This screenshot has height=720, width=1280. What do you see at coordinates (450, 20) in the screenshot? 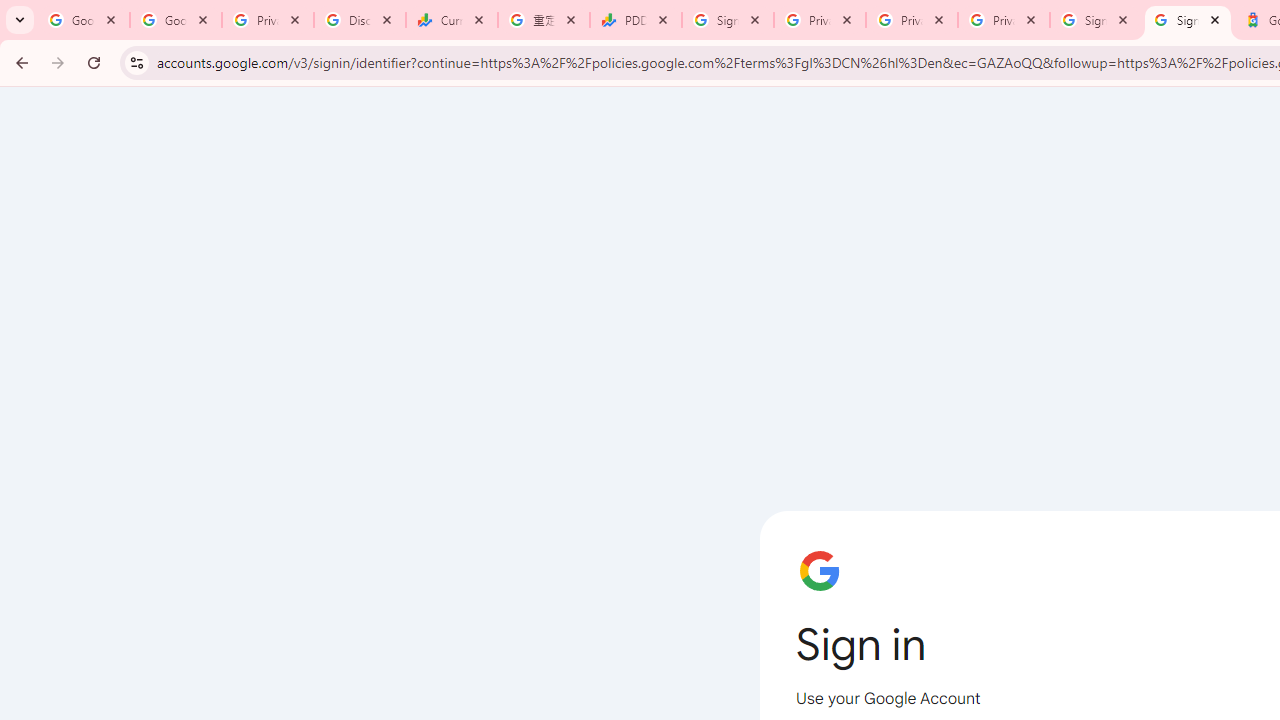
I see `'Currencies - Google Finance'` at bounding box center [450, 20].